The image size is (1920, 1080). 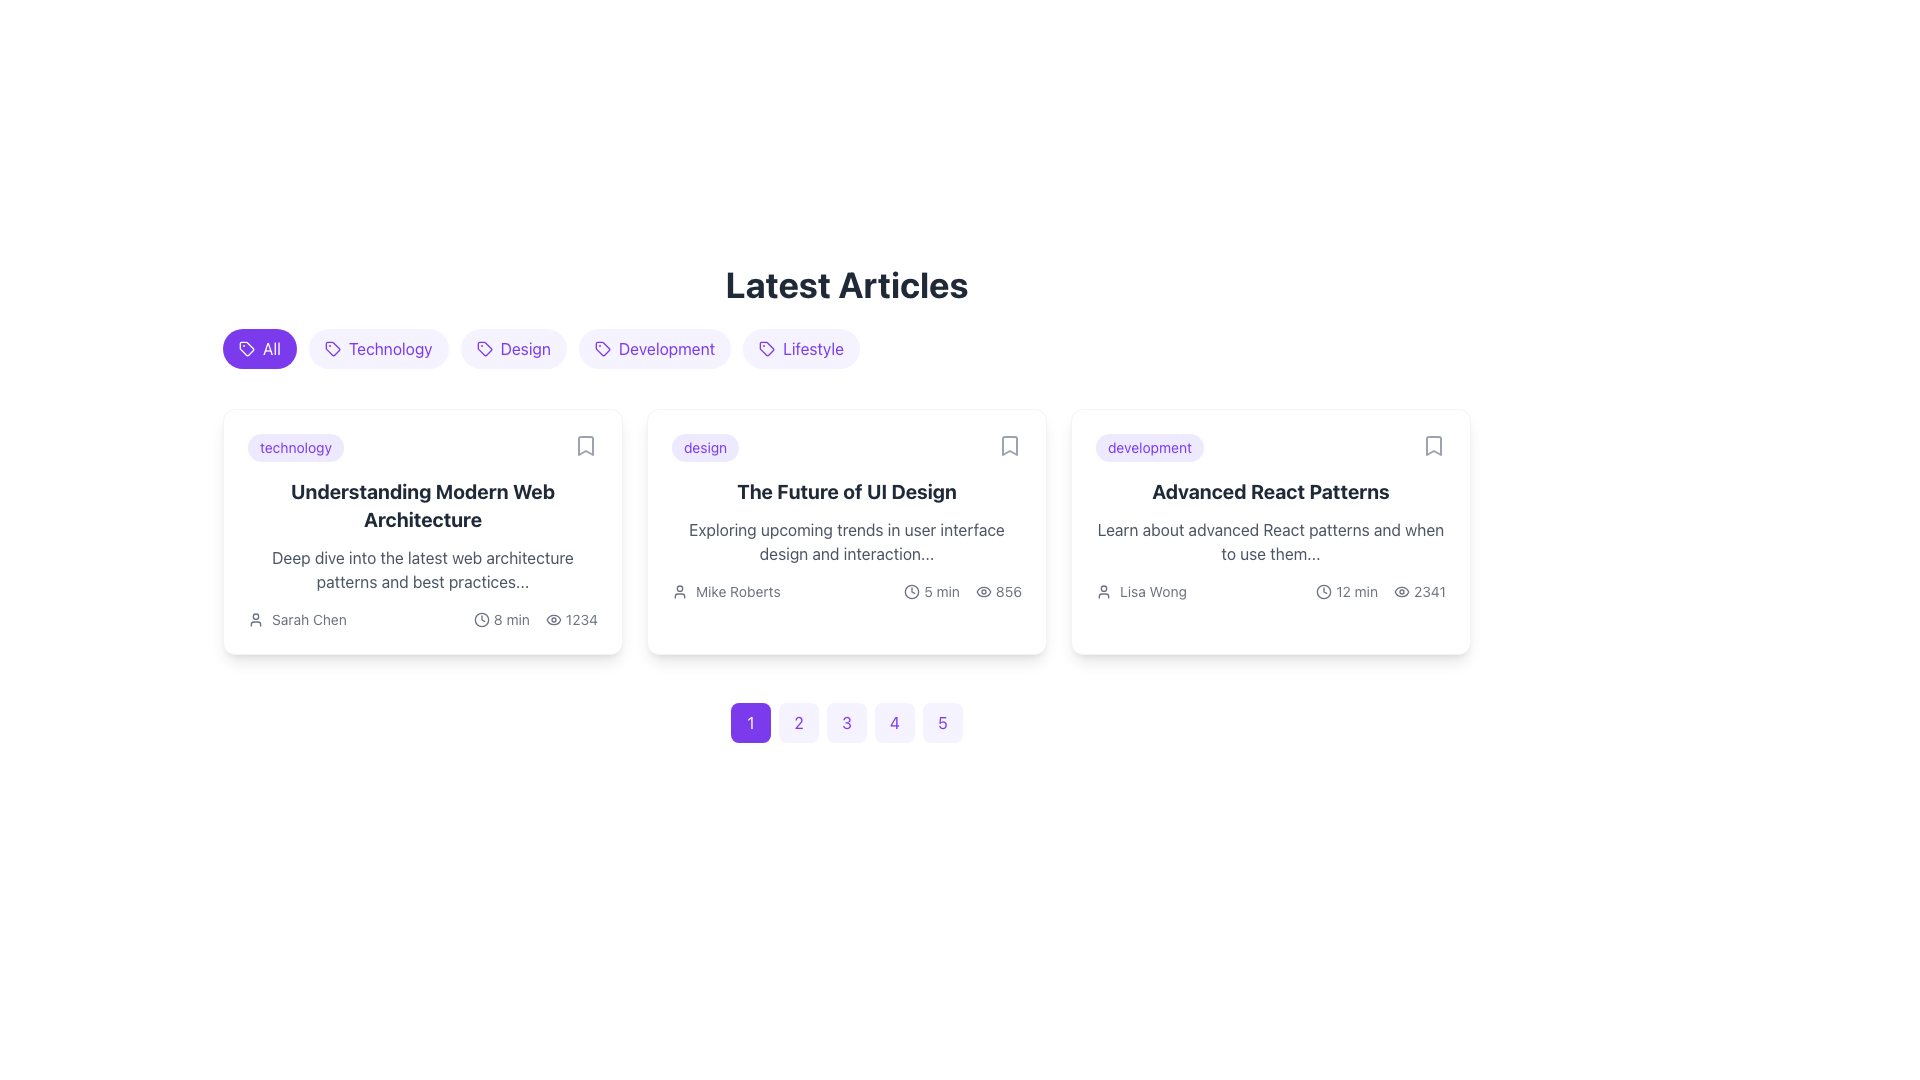 What do you see at coordinates (931, 590) in the screenshot?
I see `the estimated reading time element, which is a text with an accompanying icon, located in the second article card under the 'Latest Articles' section` at bounding box center [931, 590].